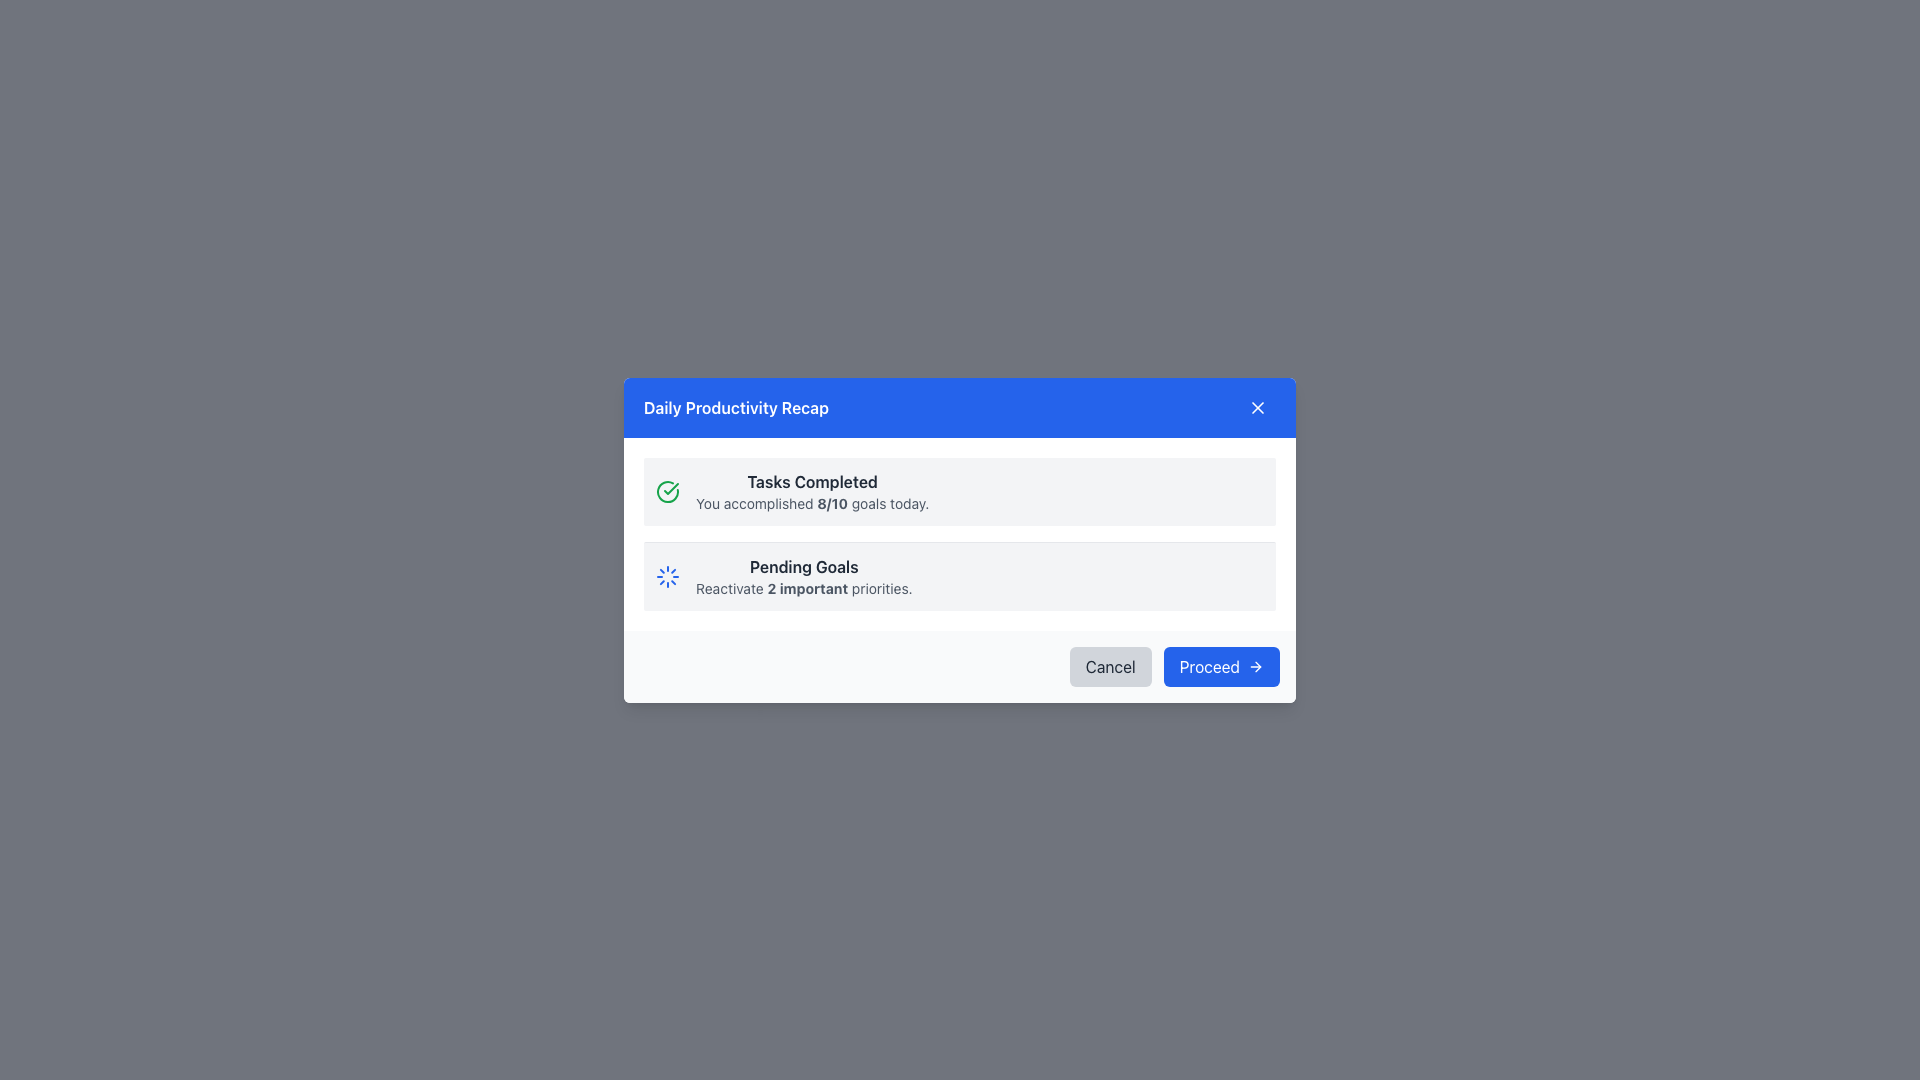 This screenshot has width=1920, height=1080. I want to click on the Informational display box that shows feedback about completed goals, positioned above the 'Pending Goals' section, so click(960, 491).